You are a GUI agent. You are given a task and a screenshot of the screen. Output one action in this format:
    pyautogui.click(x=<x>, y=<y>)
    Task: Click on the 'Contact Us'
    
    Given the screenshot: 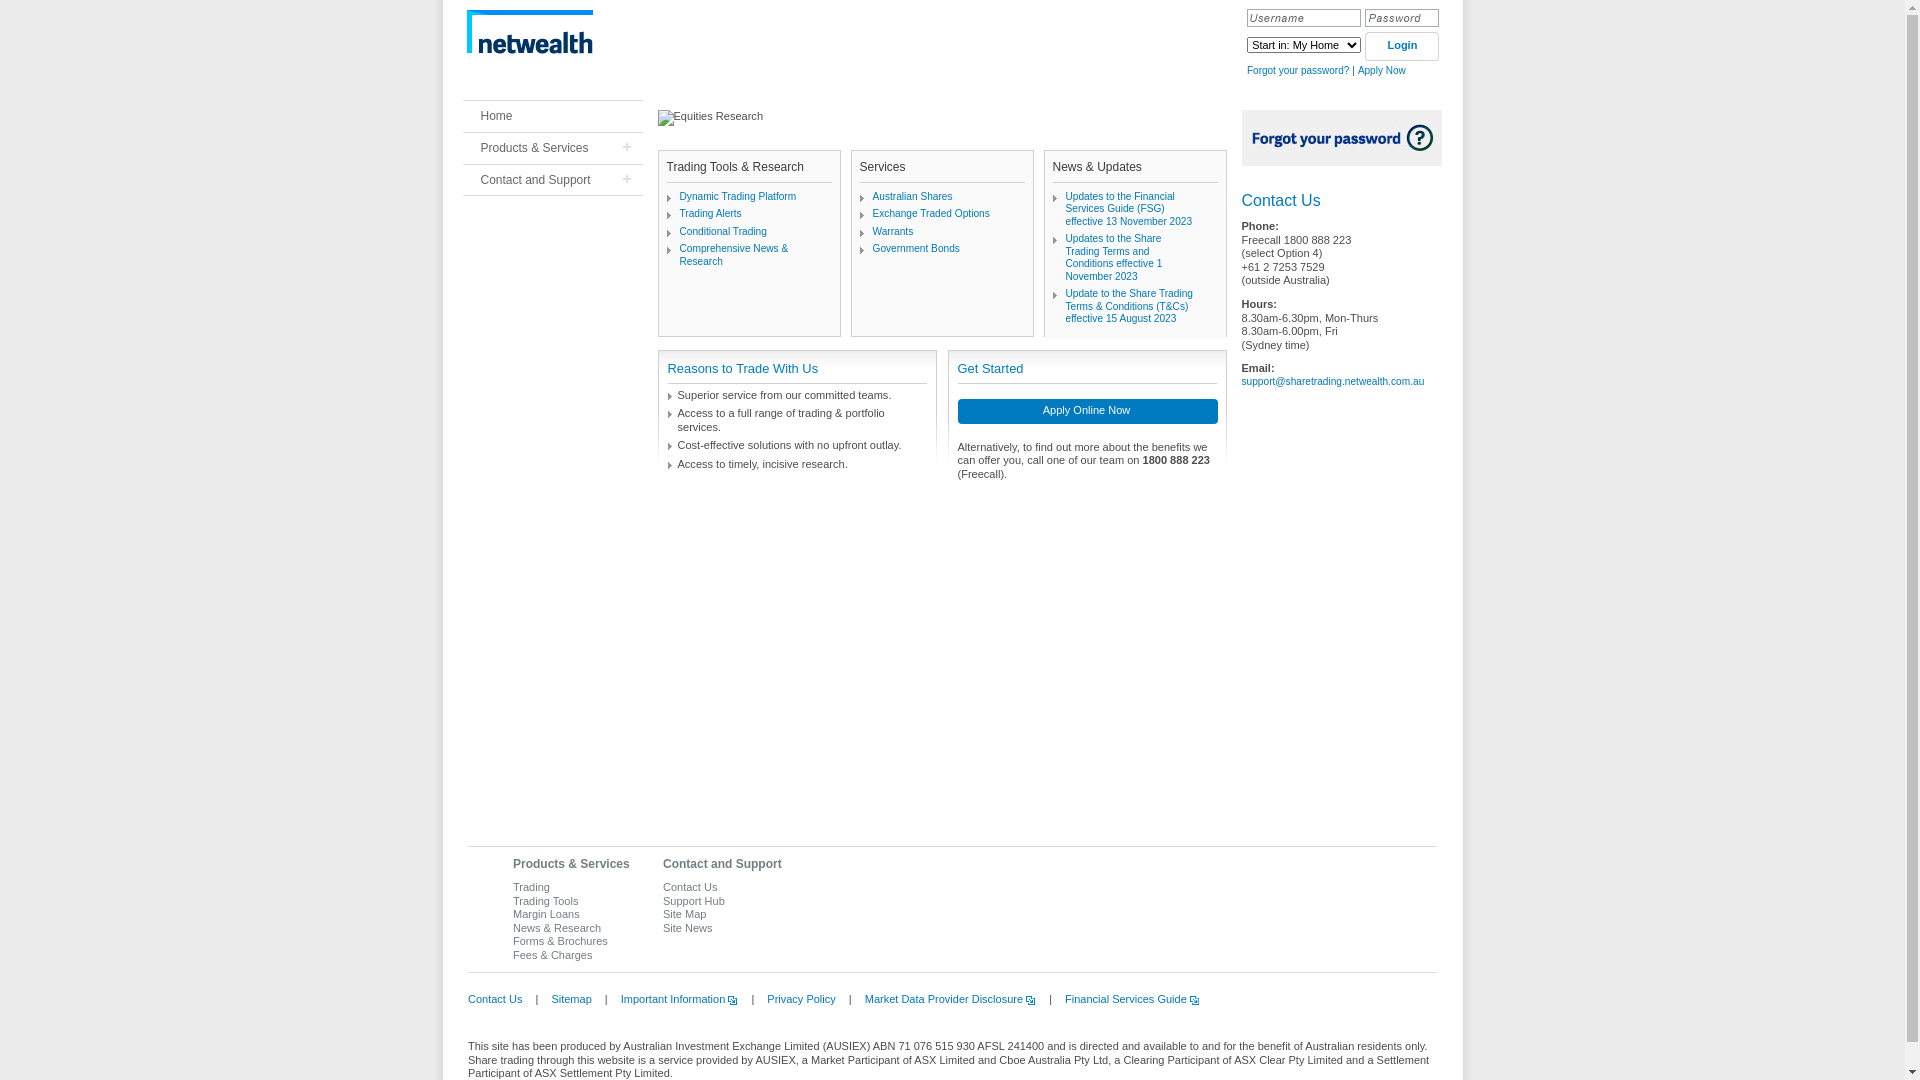 What is the action you would take?
    pyautogui.click(x=466, y=999)
    